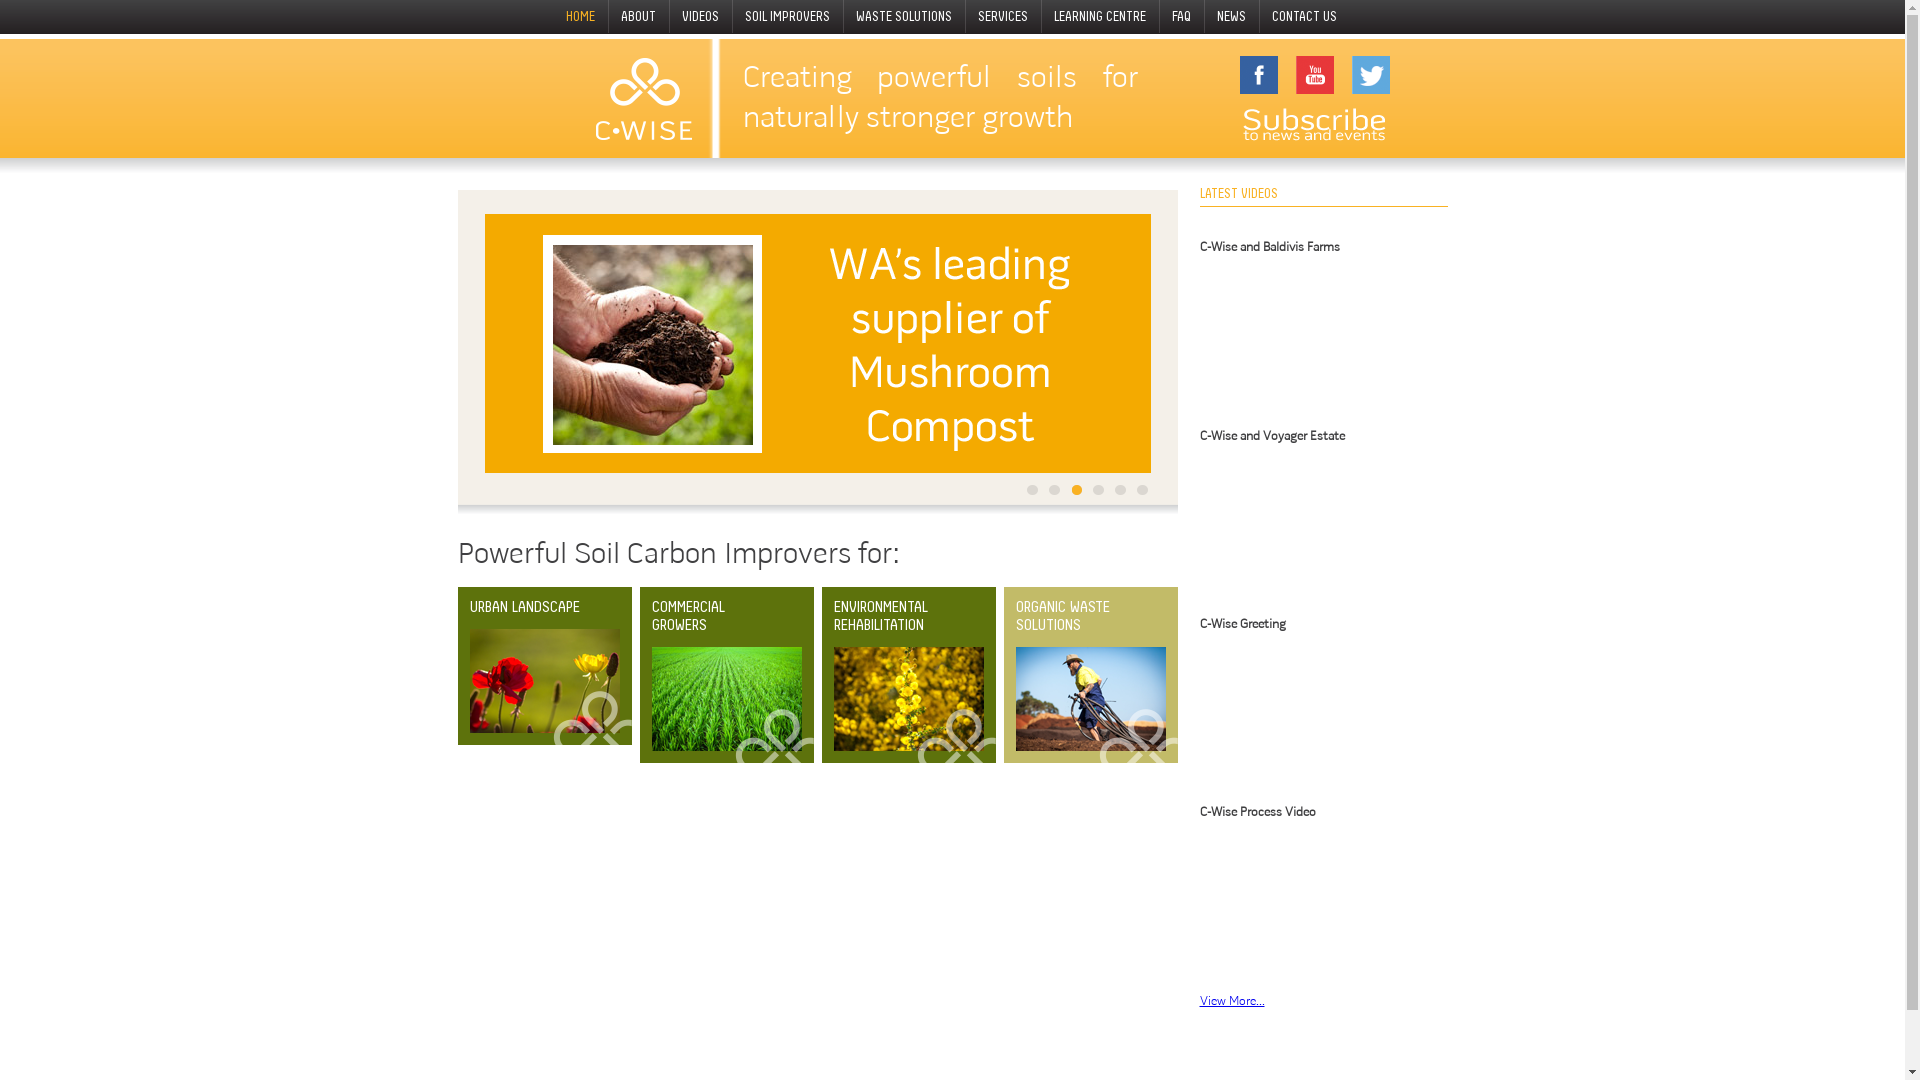 This screenshot has height=1080, width=1920. I want to click on 'LEARNING CENTRE', so click(1099, 16).